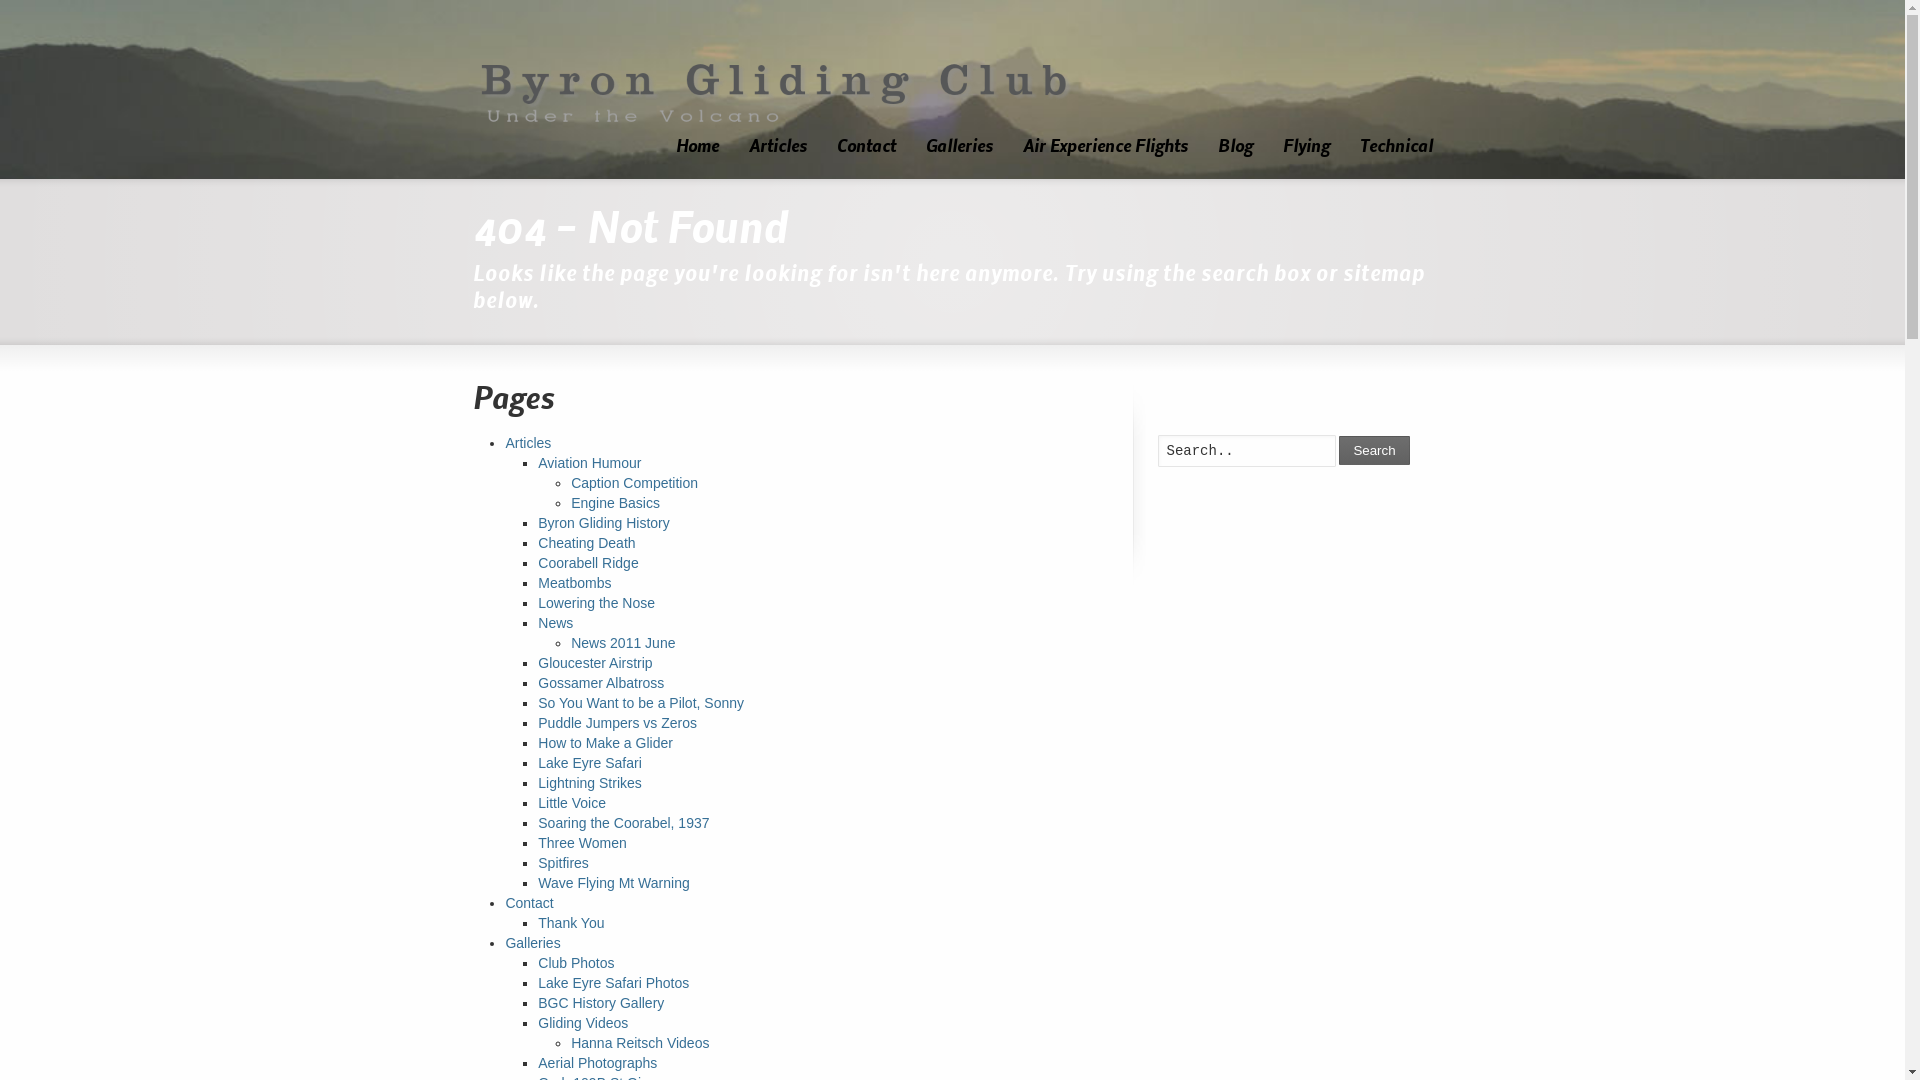  Describe the element at coordinates (537, 982) in the screenshot. I see `'Lake Eyre Safari Photos'` at that location.